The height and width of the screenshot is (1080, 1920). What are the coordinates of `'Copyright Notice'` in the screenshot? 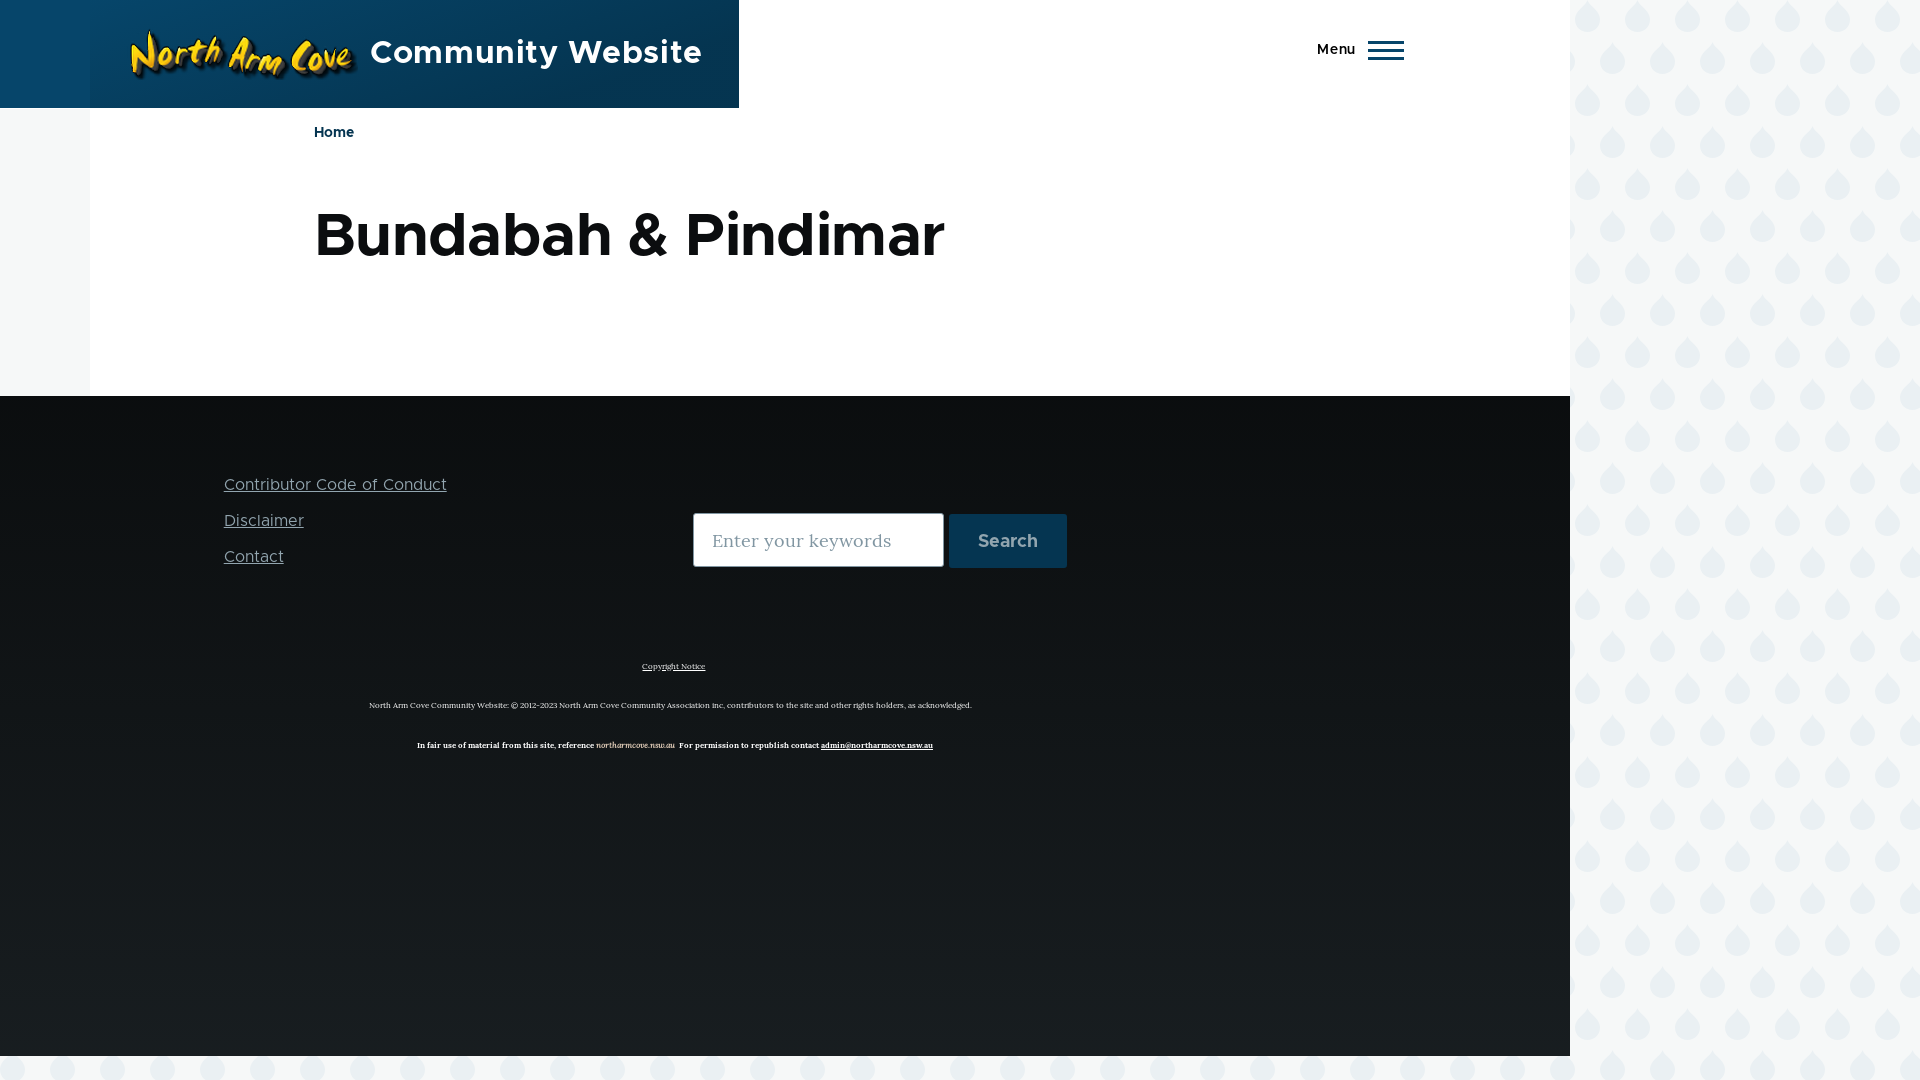 It's located at (673, 662).